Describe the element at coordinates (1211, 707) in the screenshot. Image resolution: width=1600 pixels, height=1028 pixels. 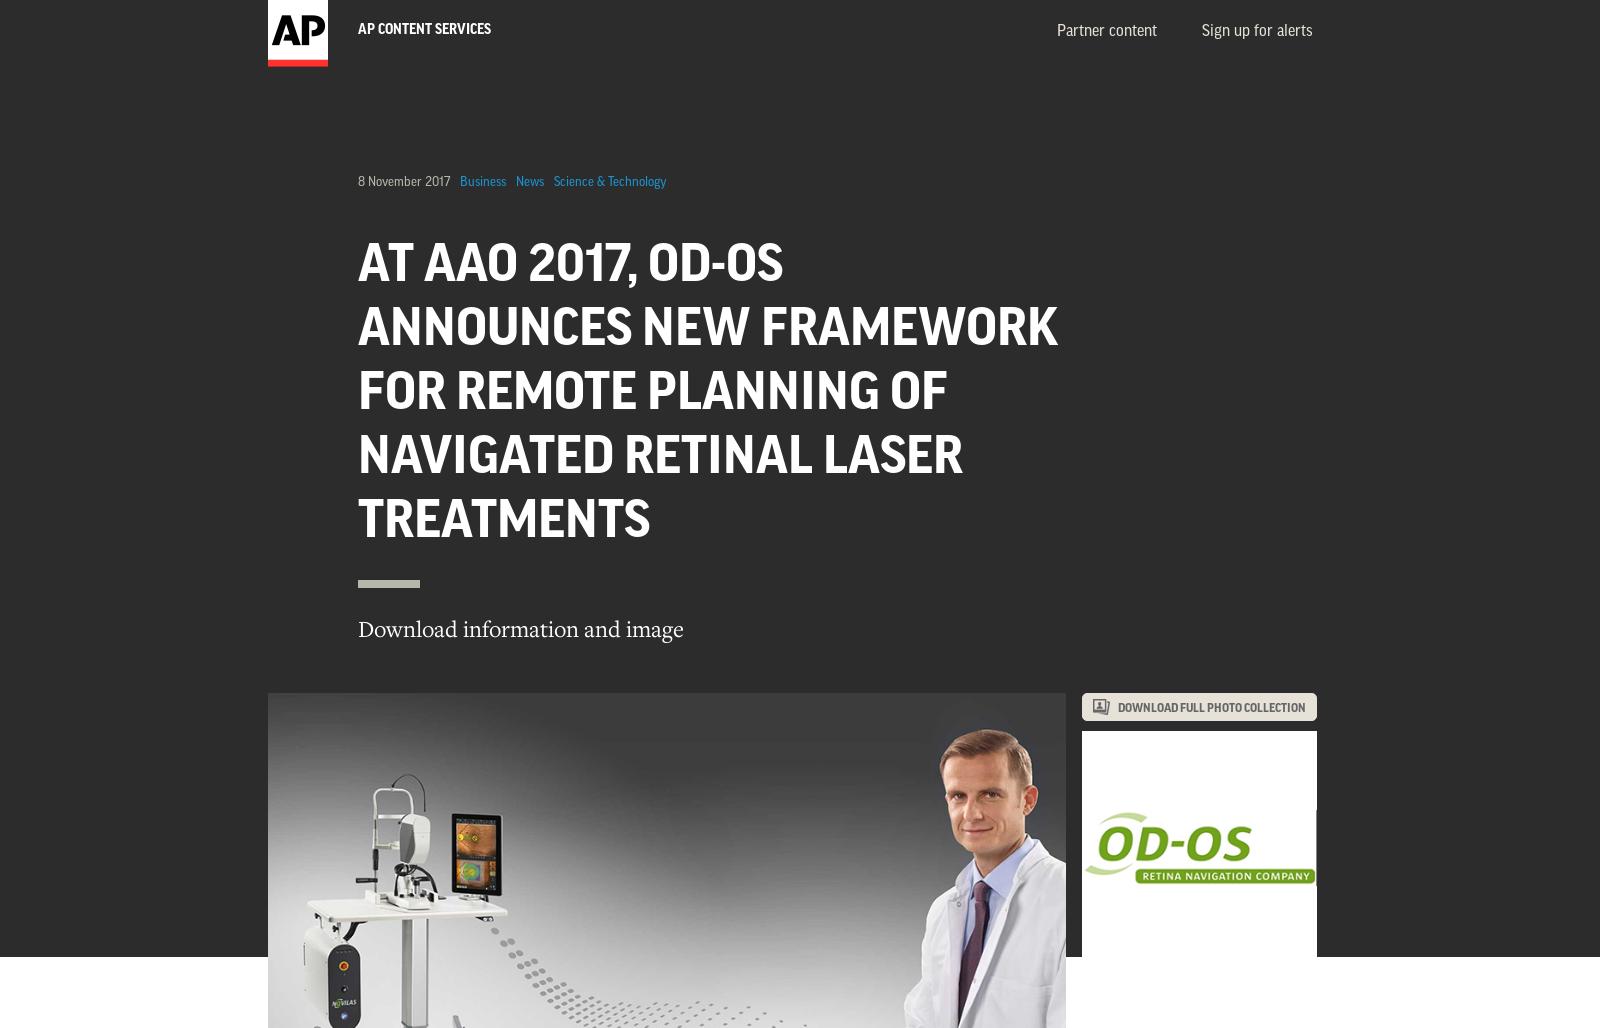
I see `'DOWNLOAD FULL PHOTO
                                    COLLECTION'` at that location.